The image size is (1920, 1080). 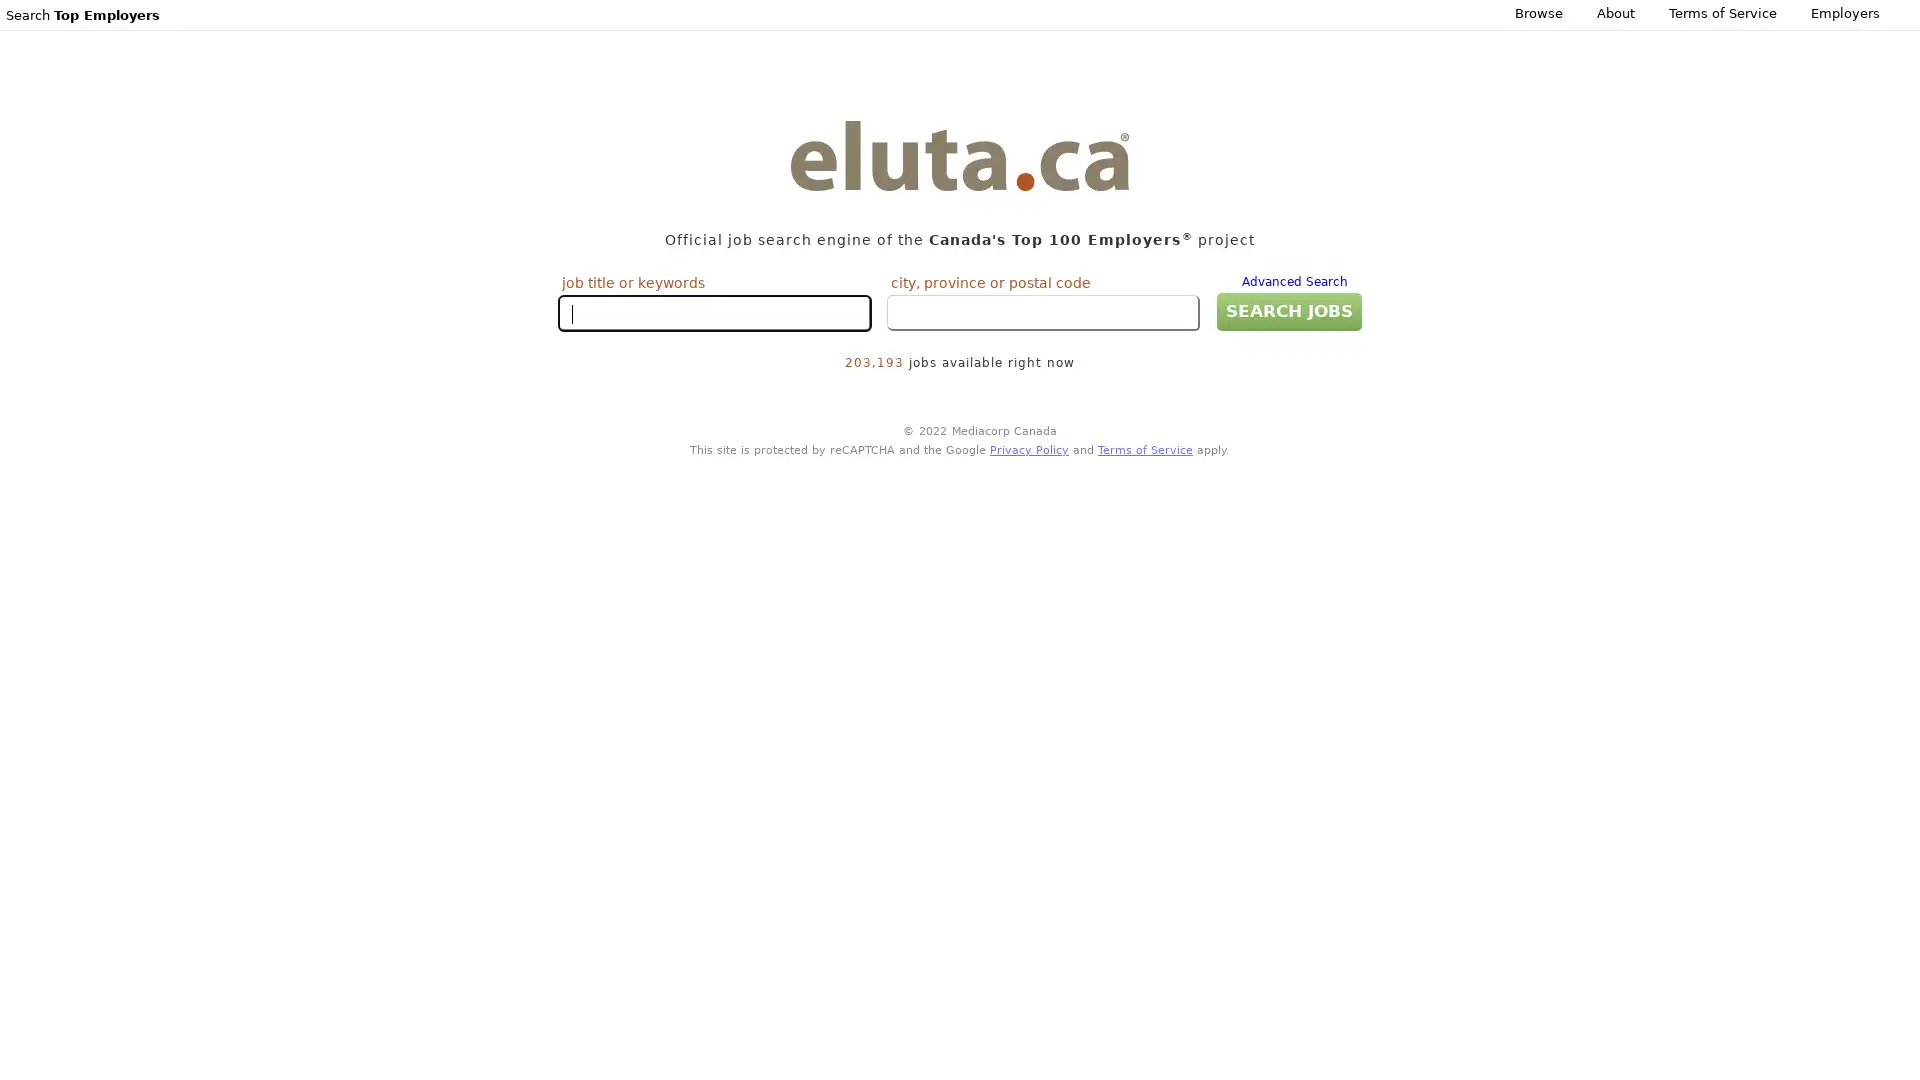 I want to click on SEARCH JOBS, so click(x=1288, y=311).